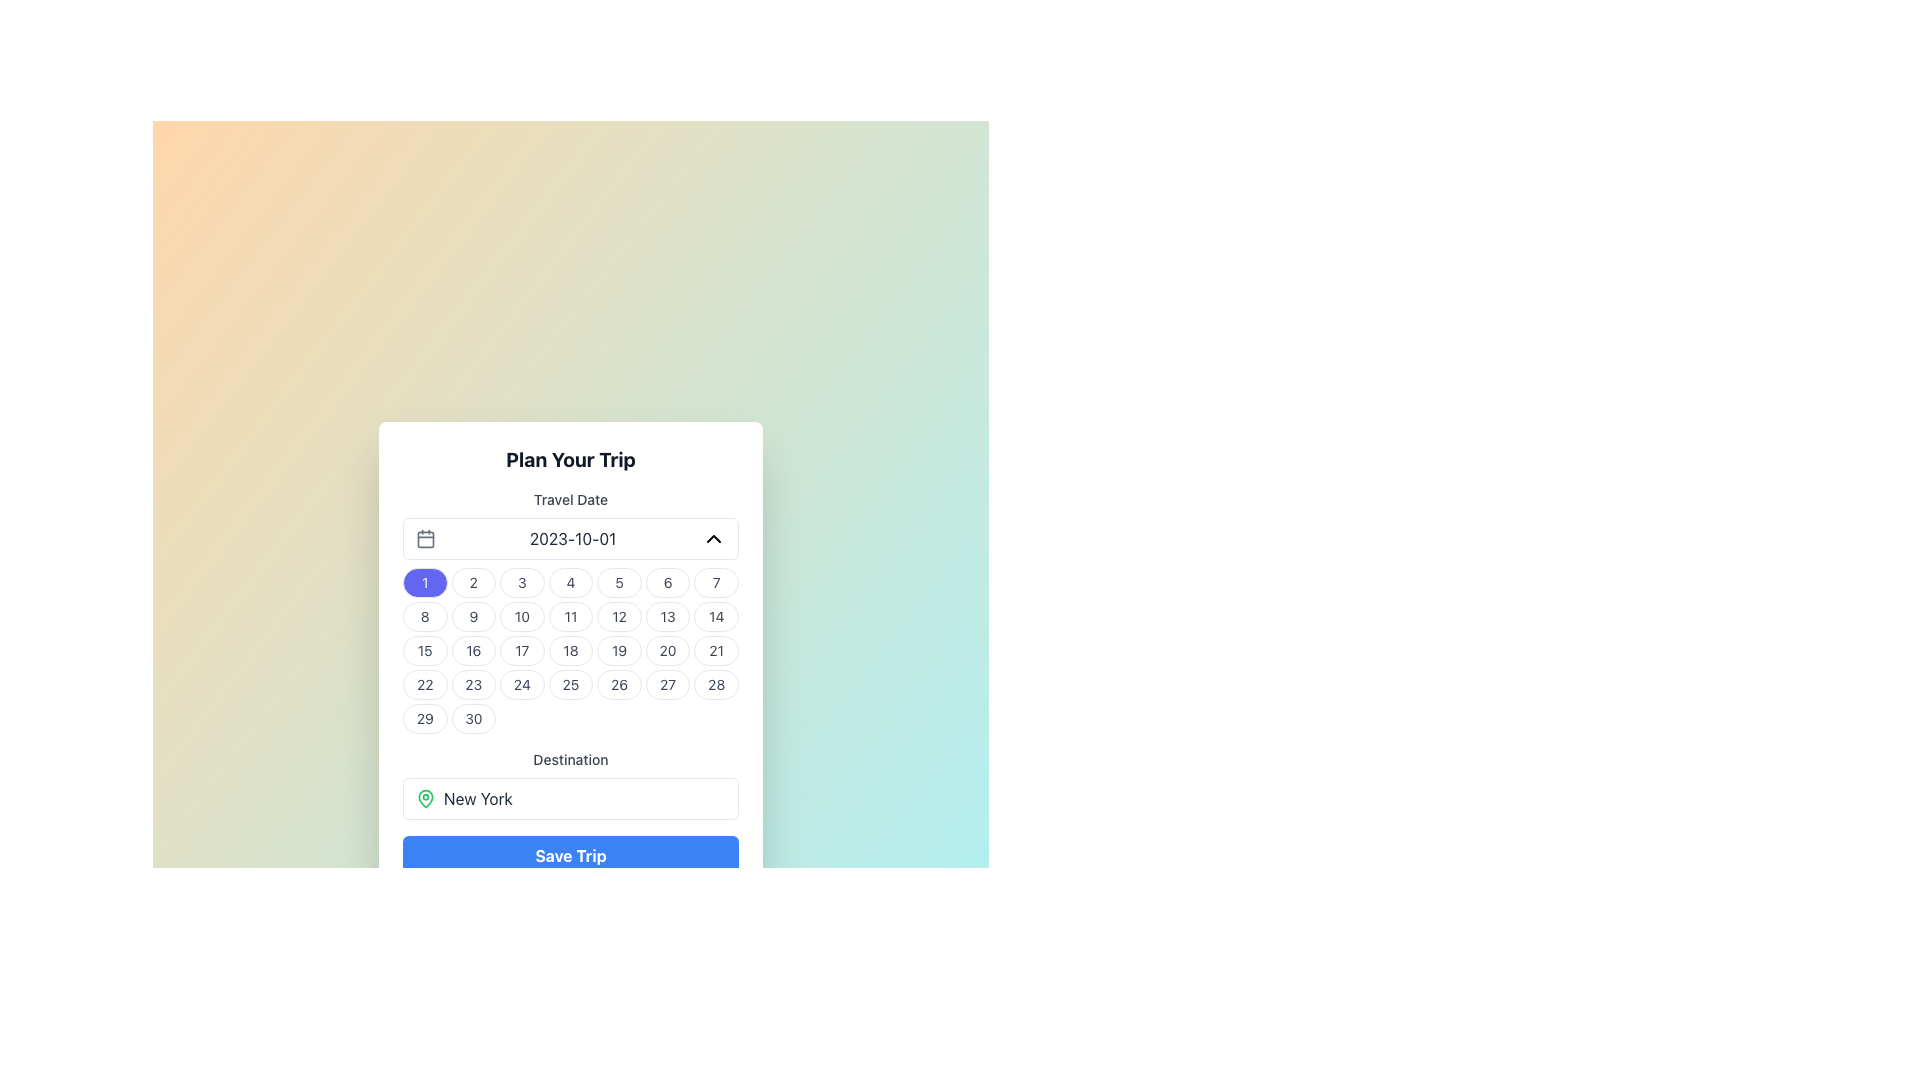 Image resolution: width=1920 pixels, height=1080 pixels. Describe the element at coordinates (716, 616) in the screenshot. I see `the rounded button displaying the number '14' in the second row and seventh column of the date grid` at that location.